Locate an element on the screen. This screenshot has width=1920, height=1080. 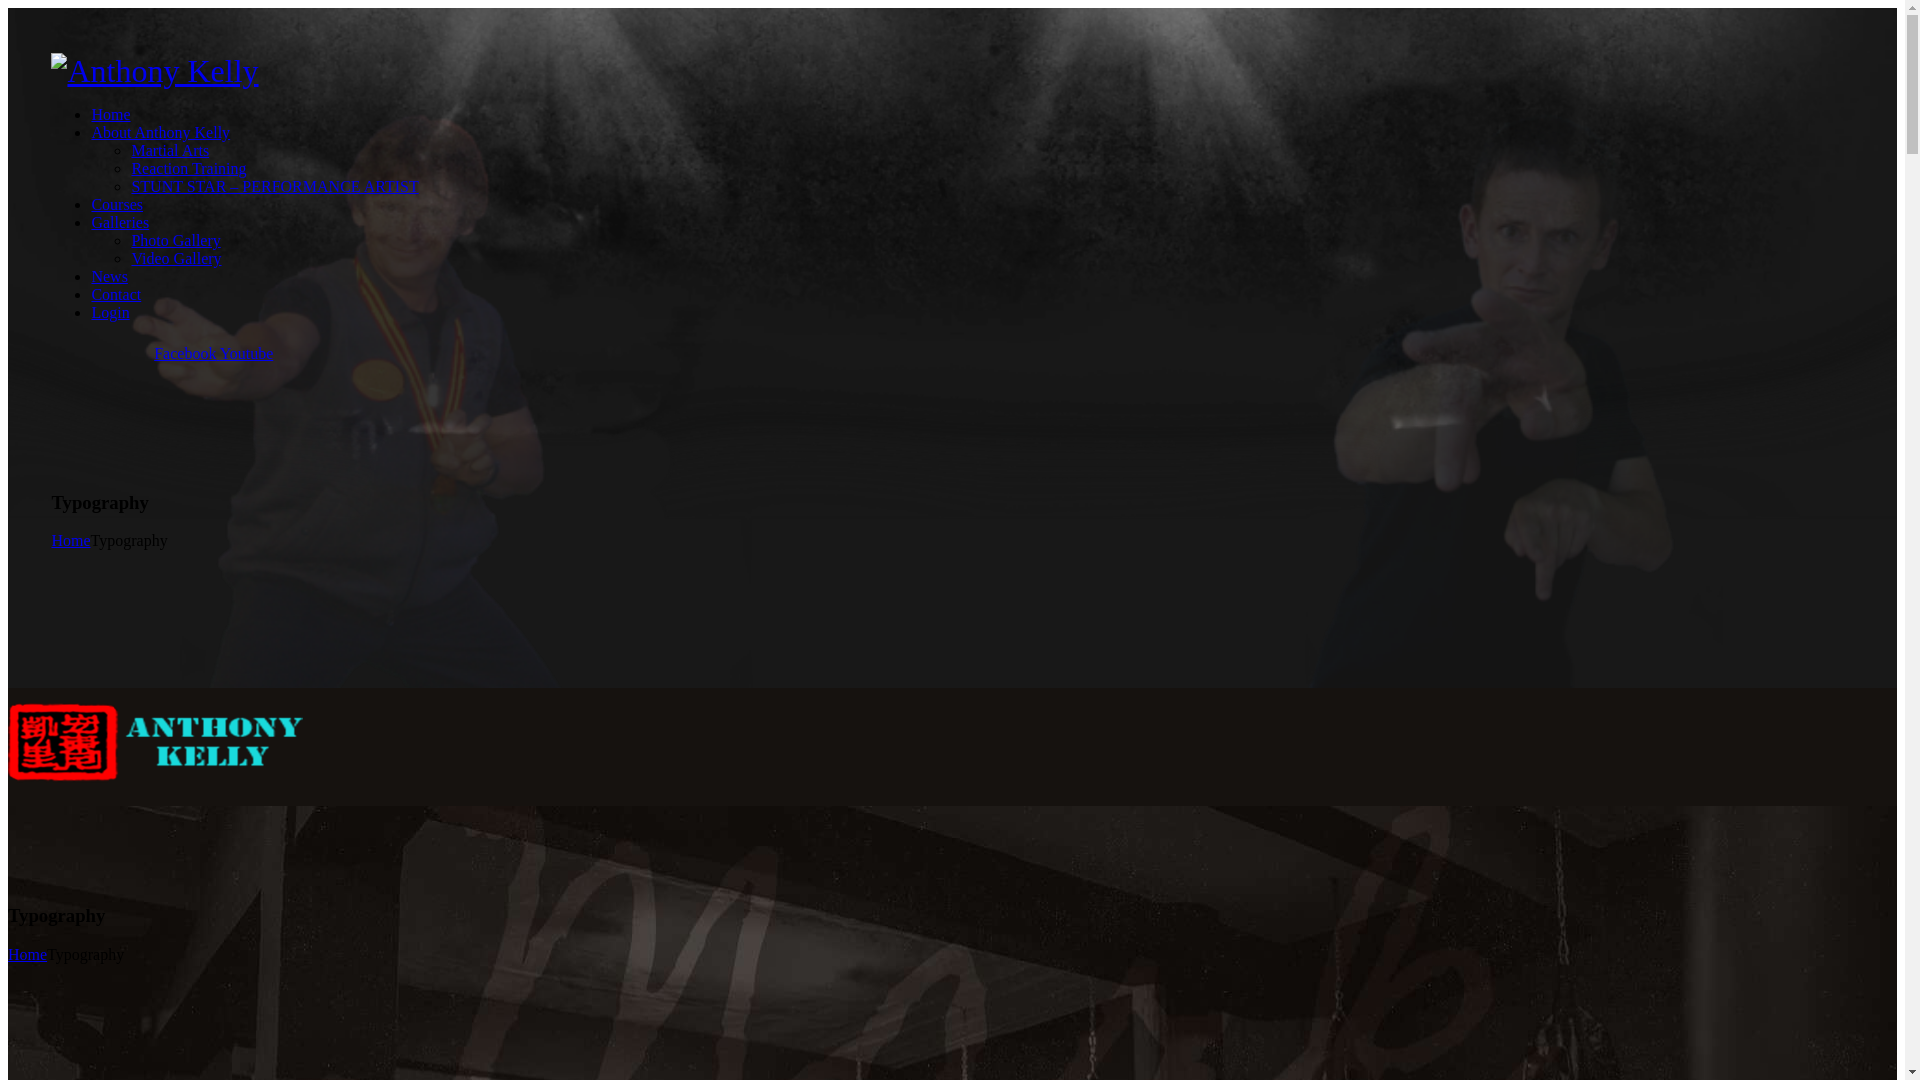
'Home' is located at coordinates (109, 114).